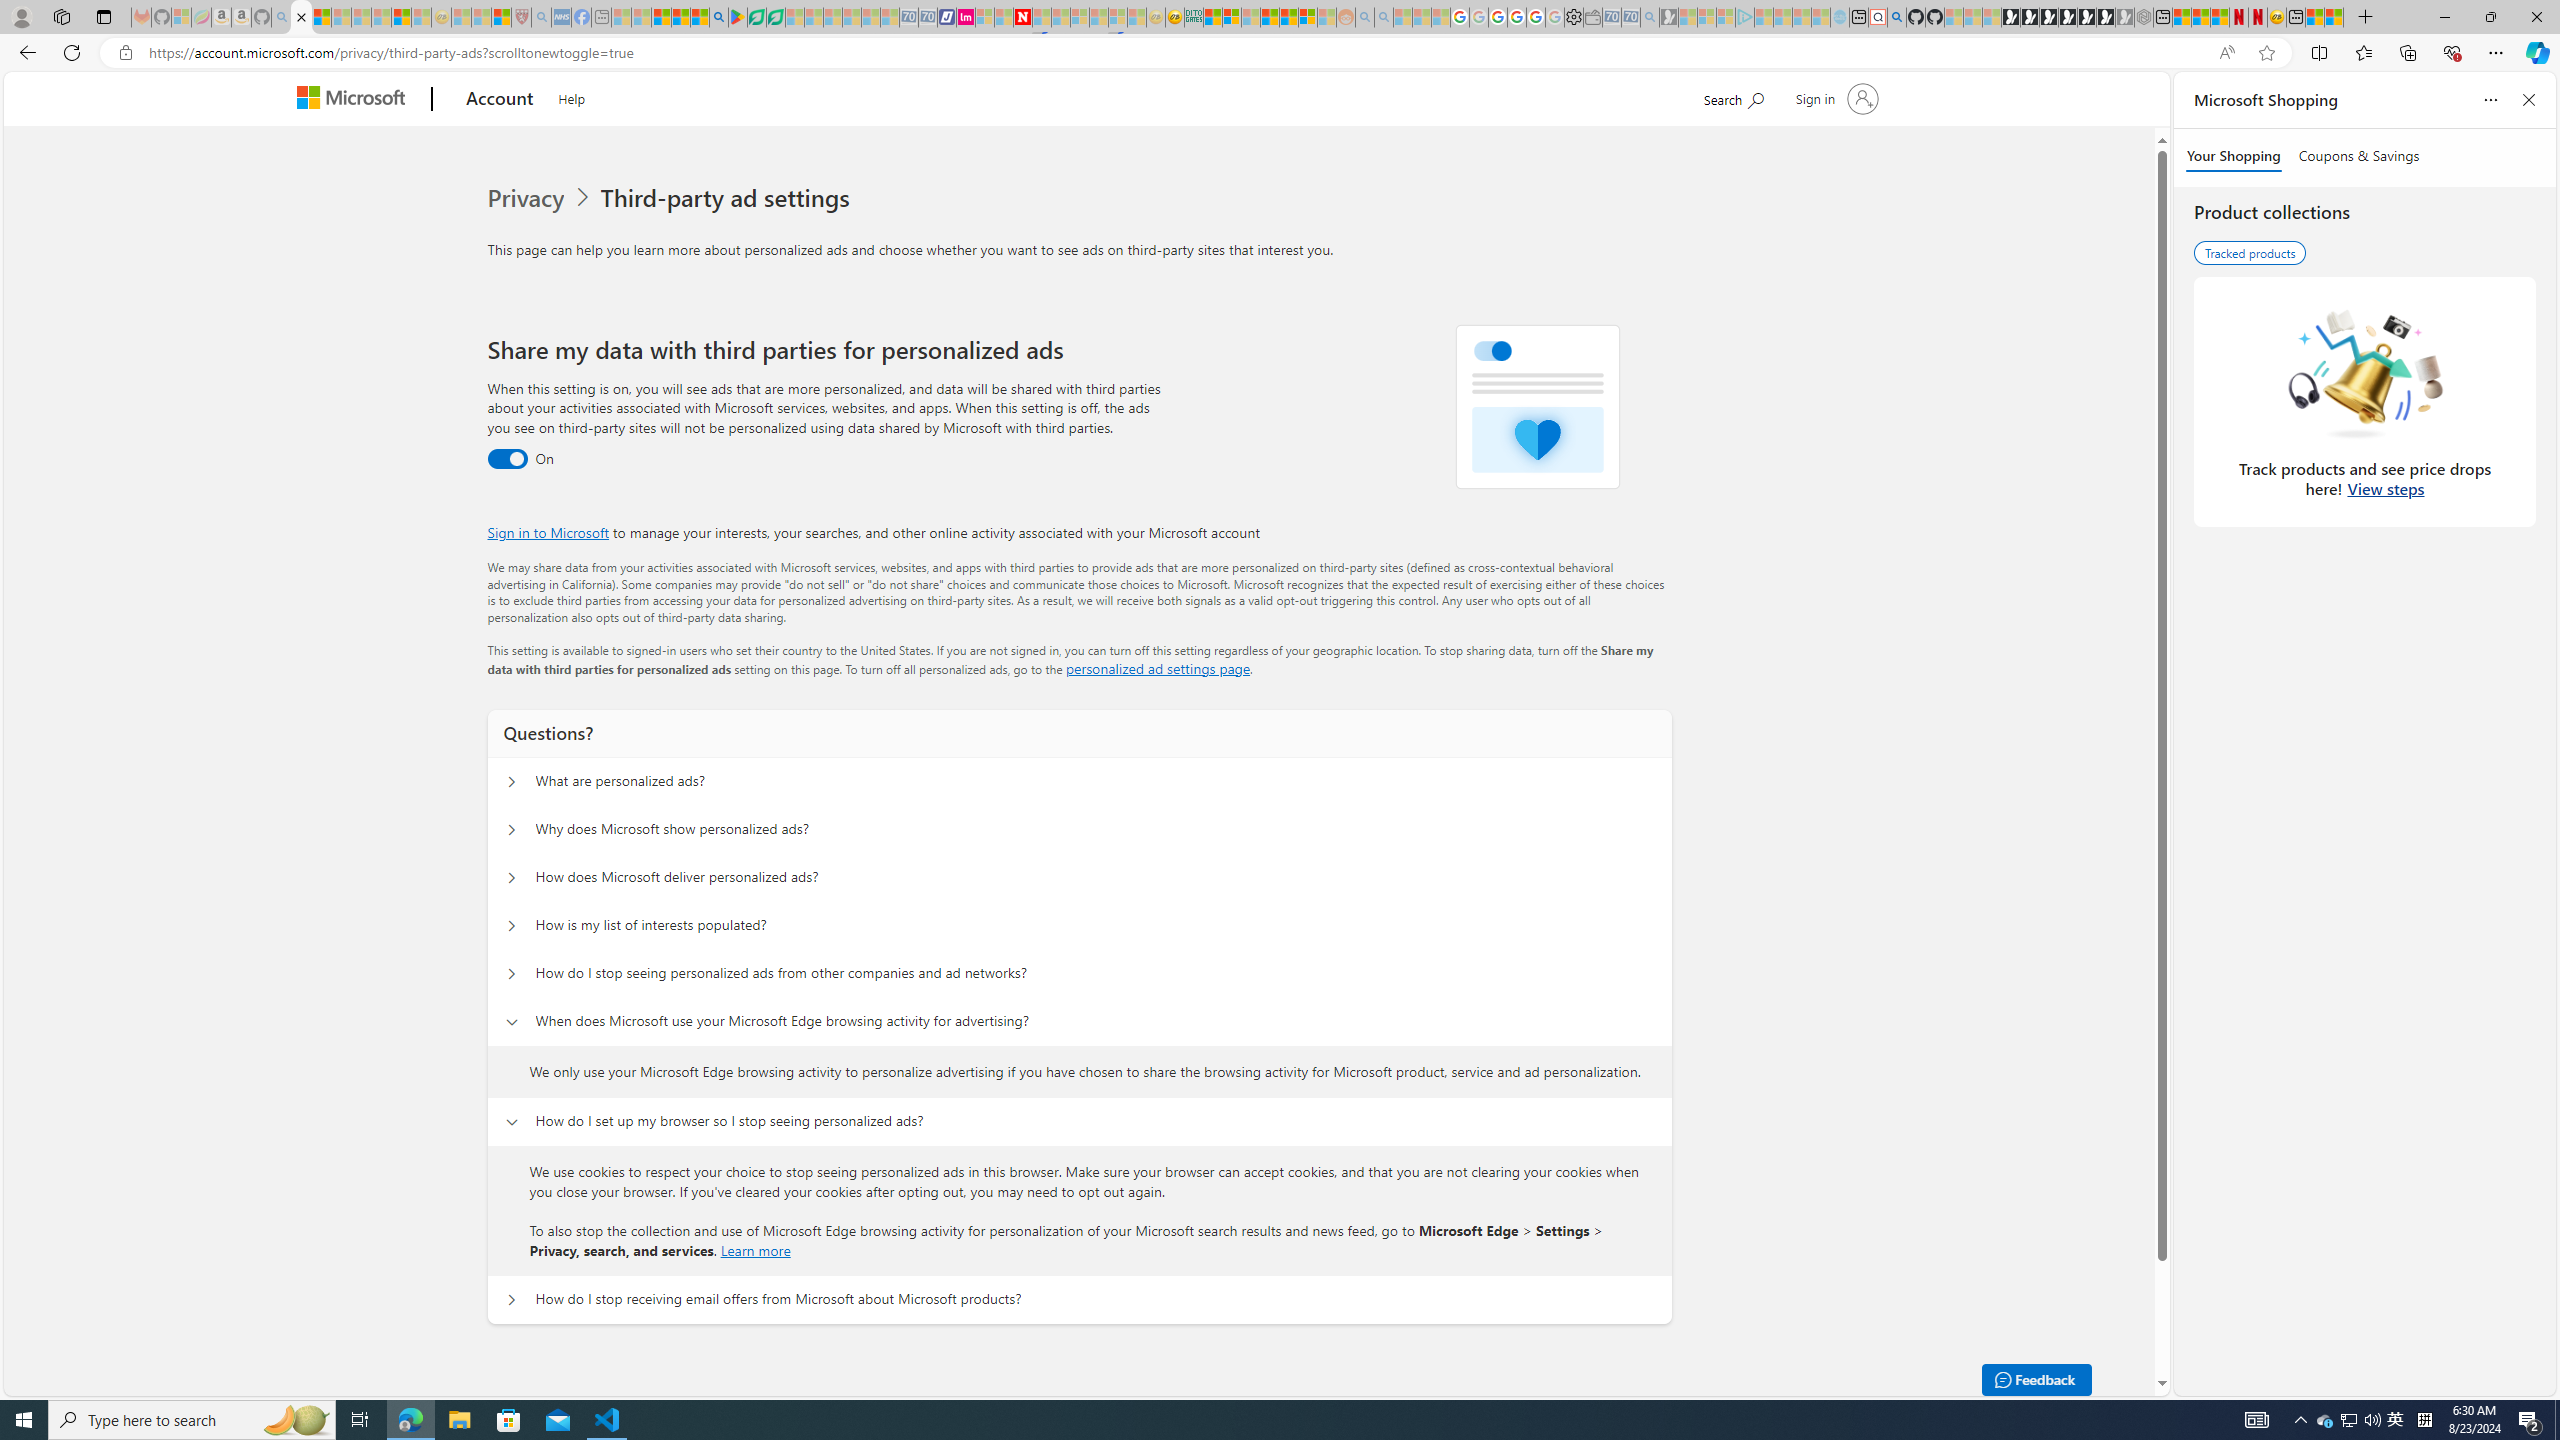 This screenshot has height=1440, width=2560. What do you see at coordinates (519, 16) in the screenshot?
I see `'Robert H. Shmerling, MD - Harvard Health - Sleeping'` at bounding box center [519, 16].